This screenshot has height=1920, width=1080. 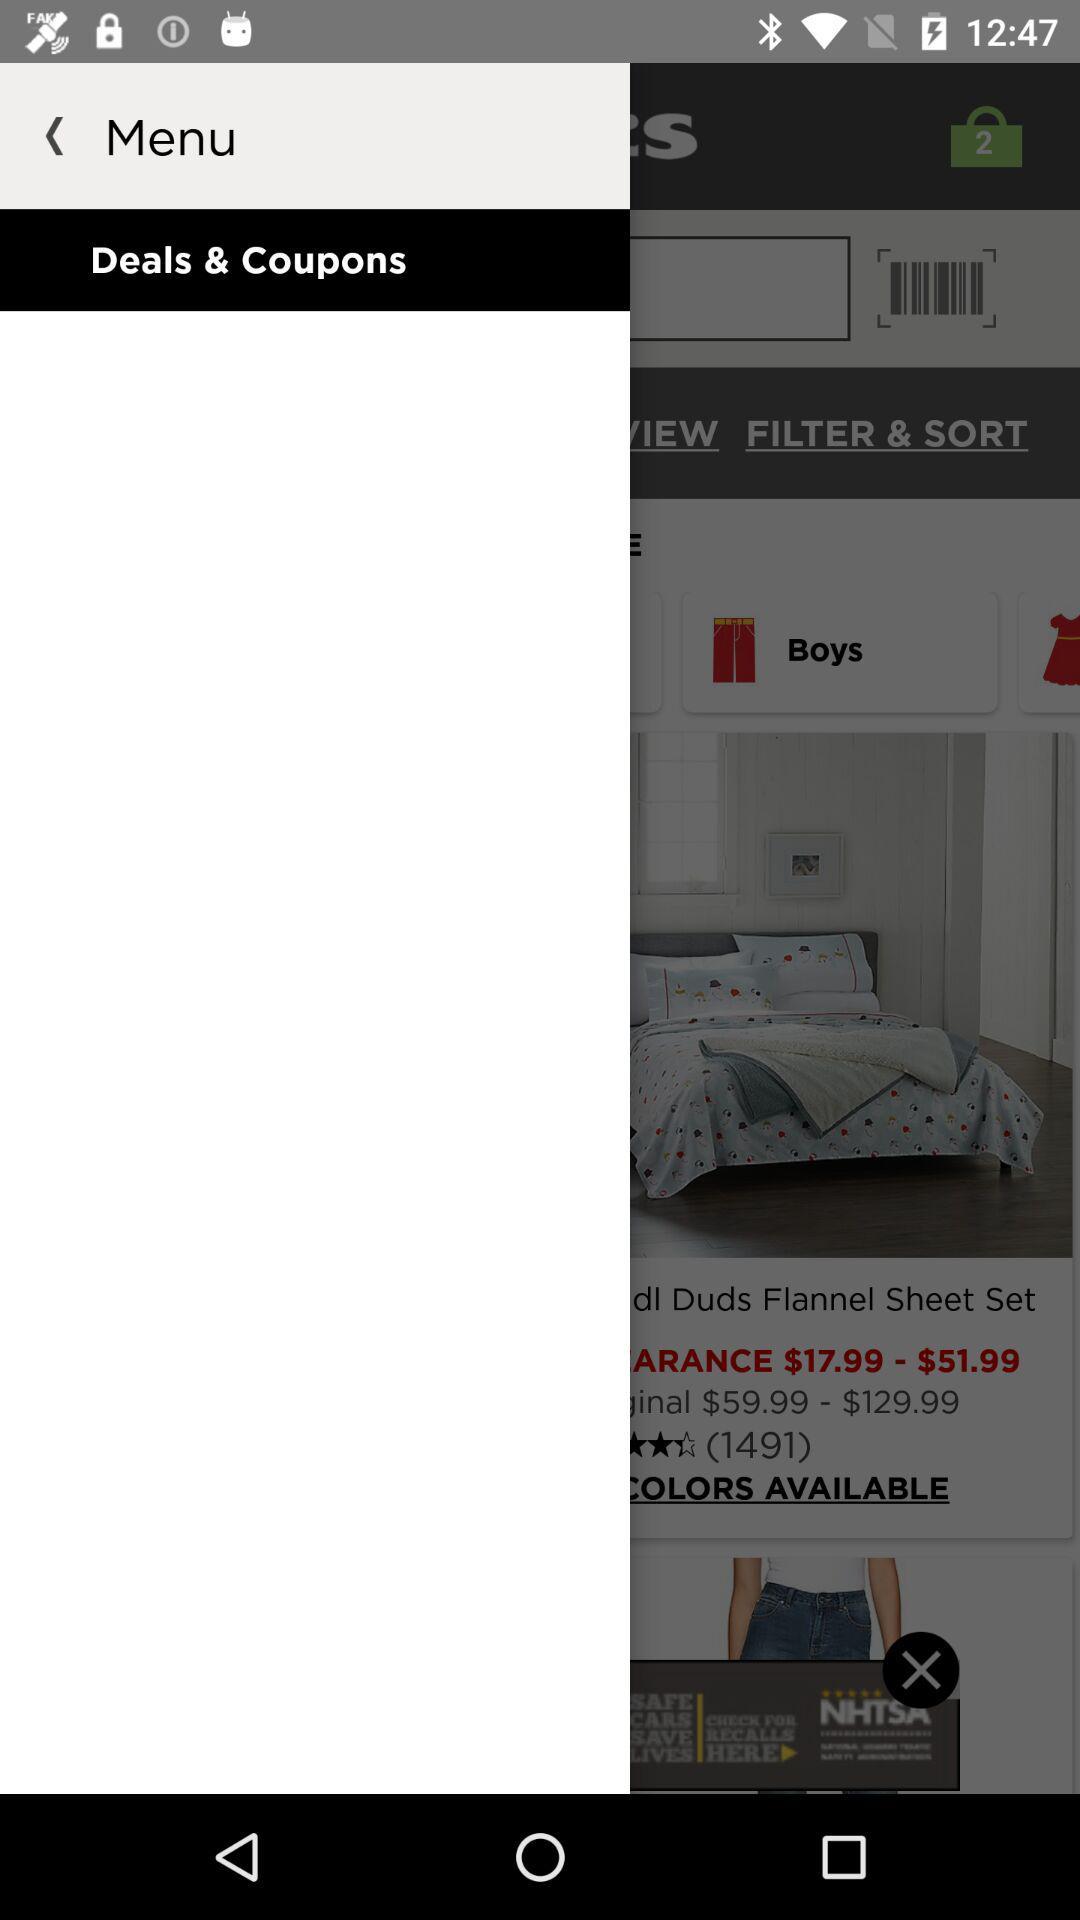 I want to click on the close icon, so click(x=920, y=1695).